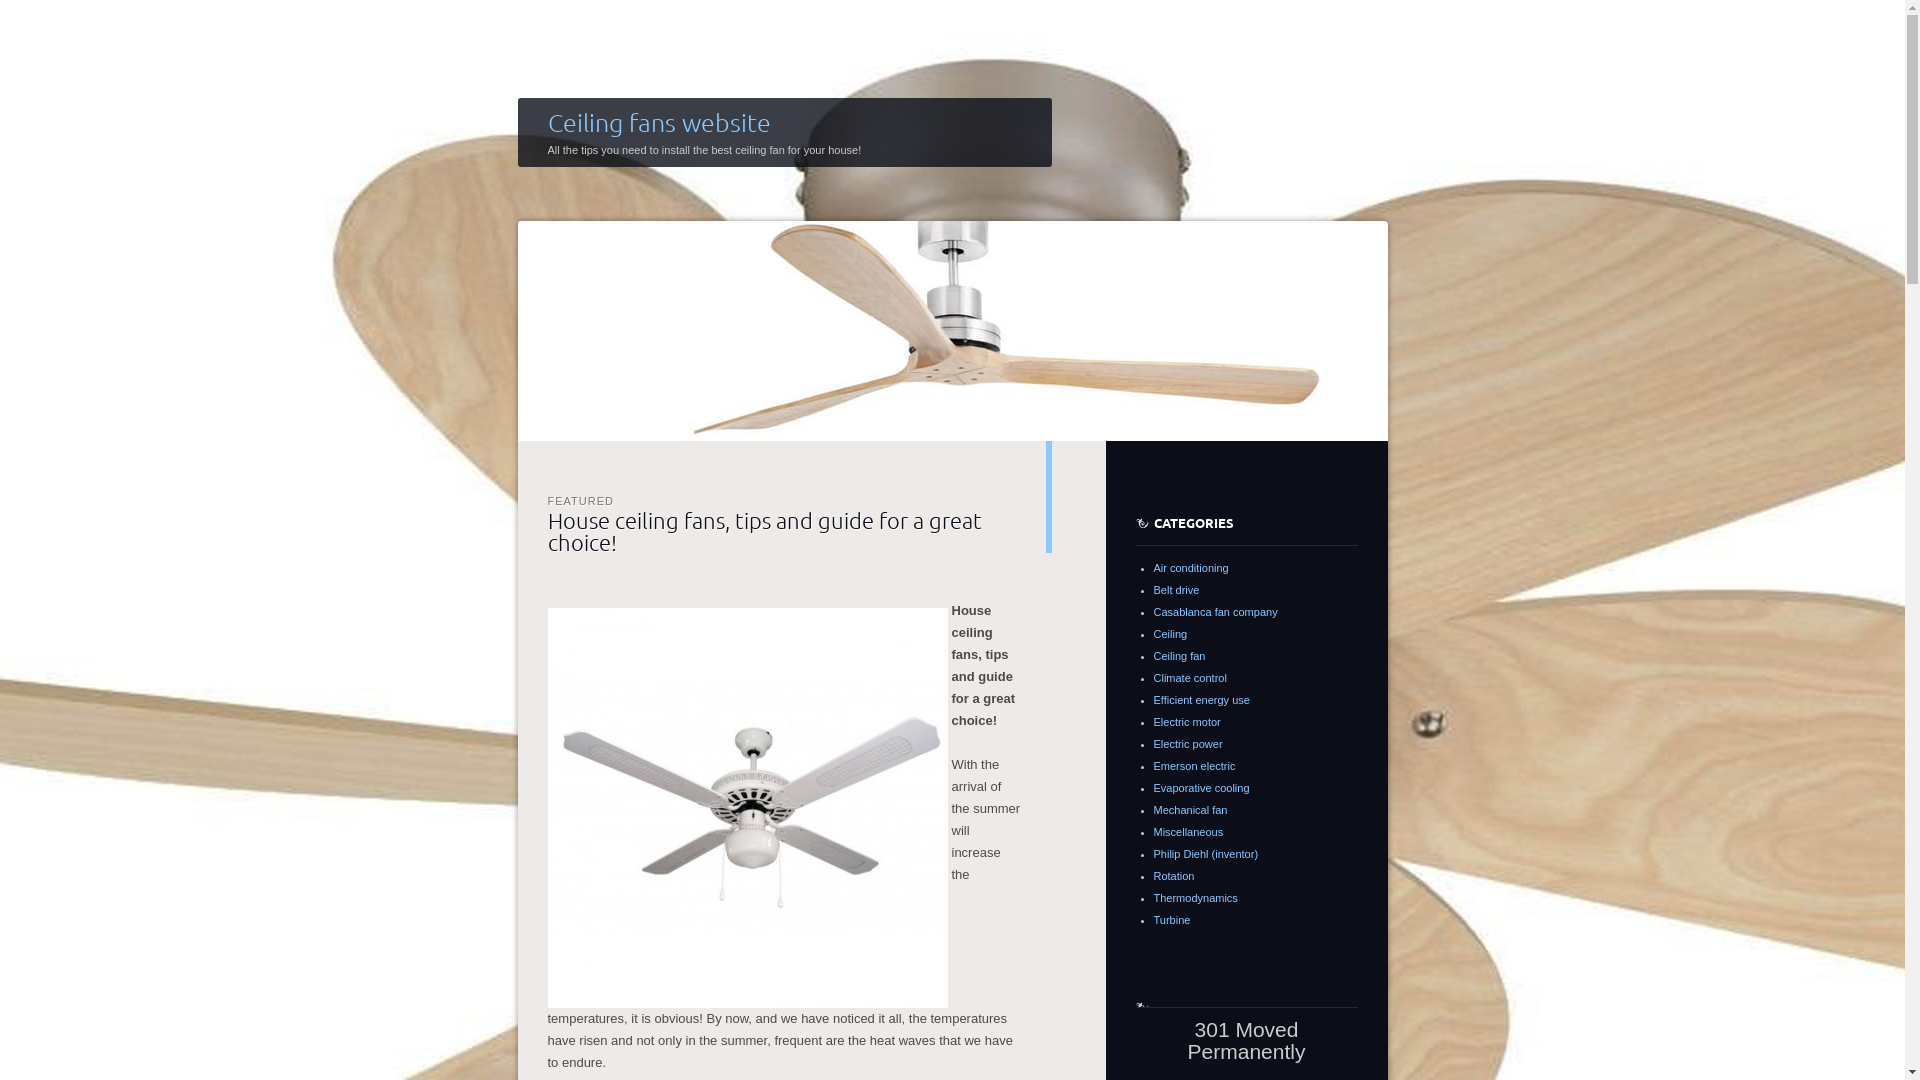 This screenshot has height=1080, width=1920. I want to click on 'Climate control', so click(1153, 677).